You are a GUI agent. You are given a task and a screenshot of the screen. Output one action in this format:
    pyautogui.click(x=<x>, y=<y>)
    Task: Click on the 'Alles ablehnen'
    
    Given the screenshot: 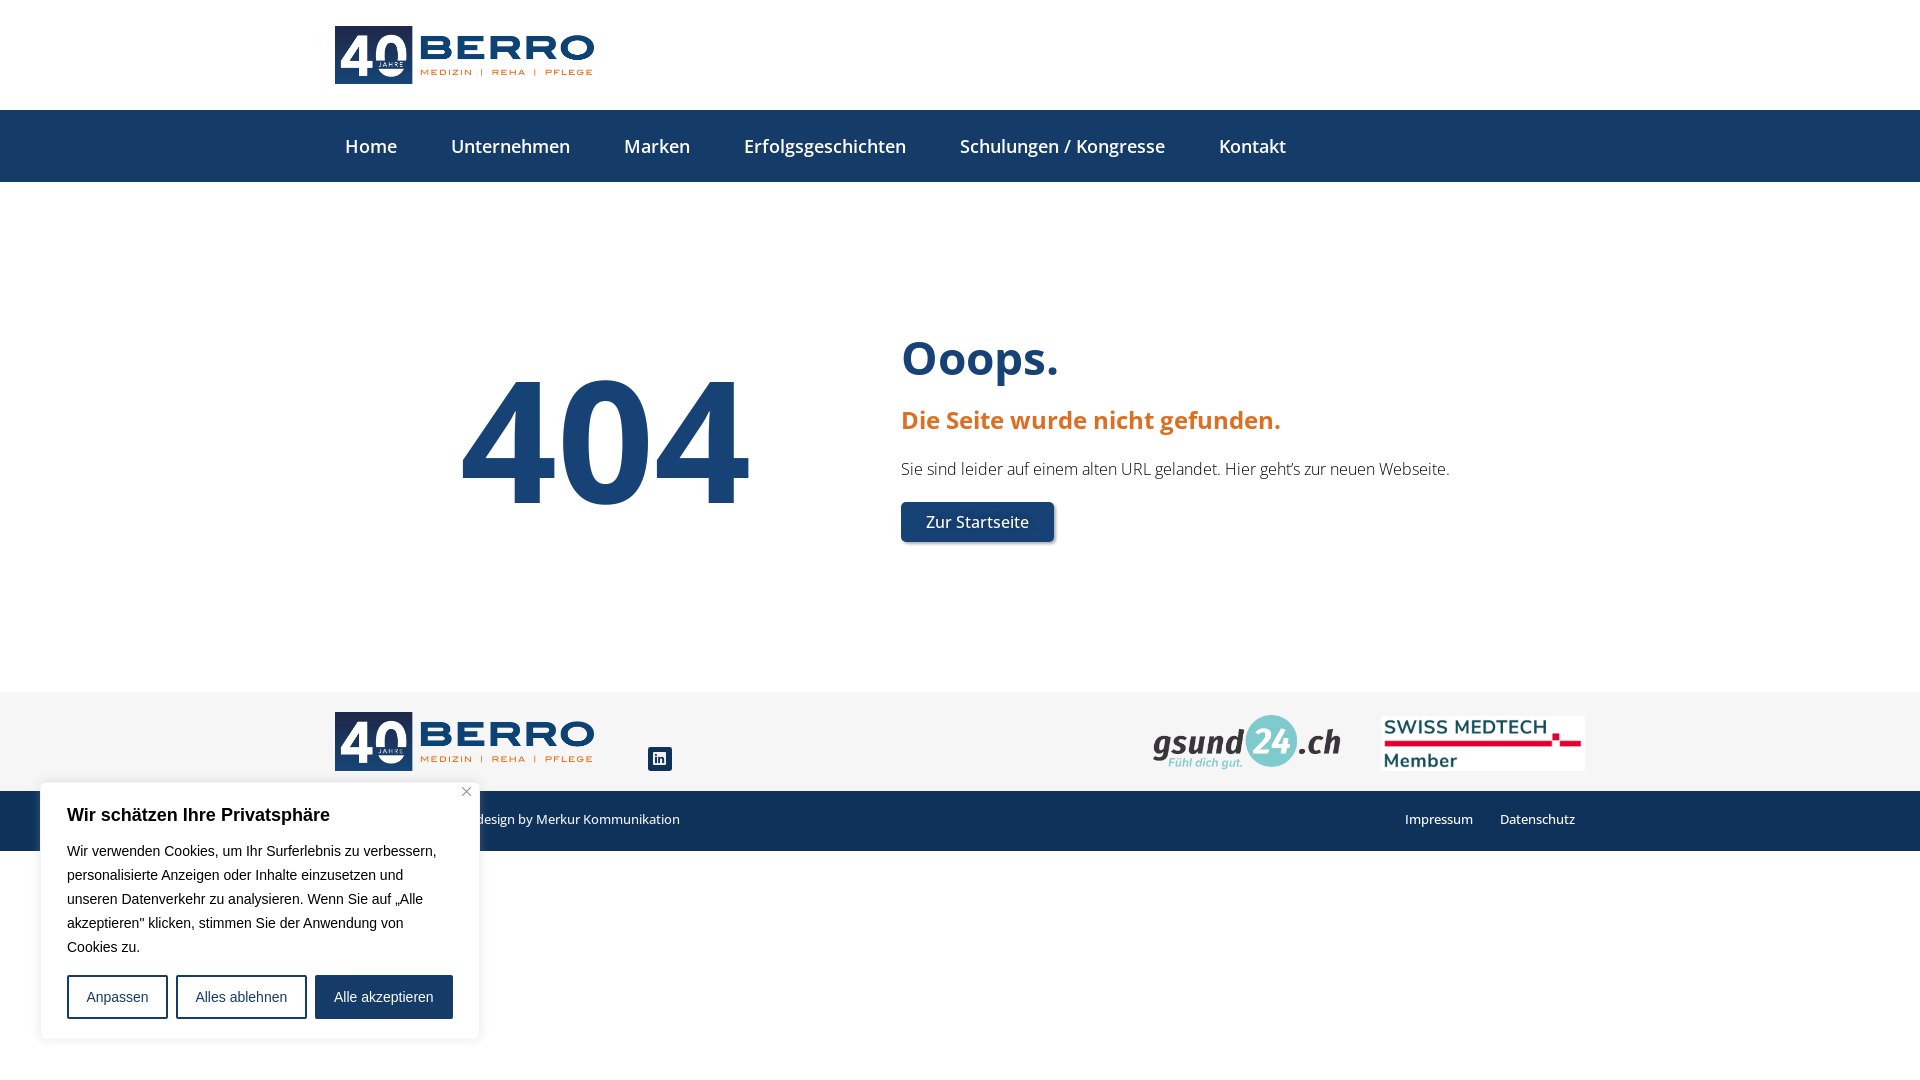 What is the action you would take?
    pyautogui.click(x=240, y=996)
    